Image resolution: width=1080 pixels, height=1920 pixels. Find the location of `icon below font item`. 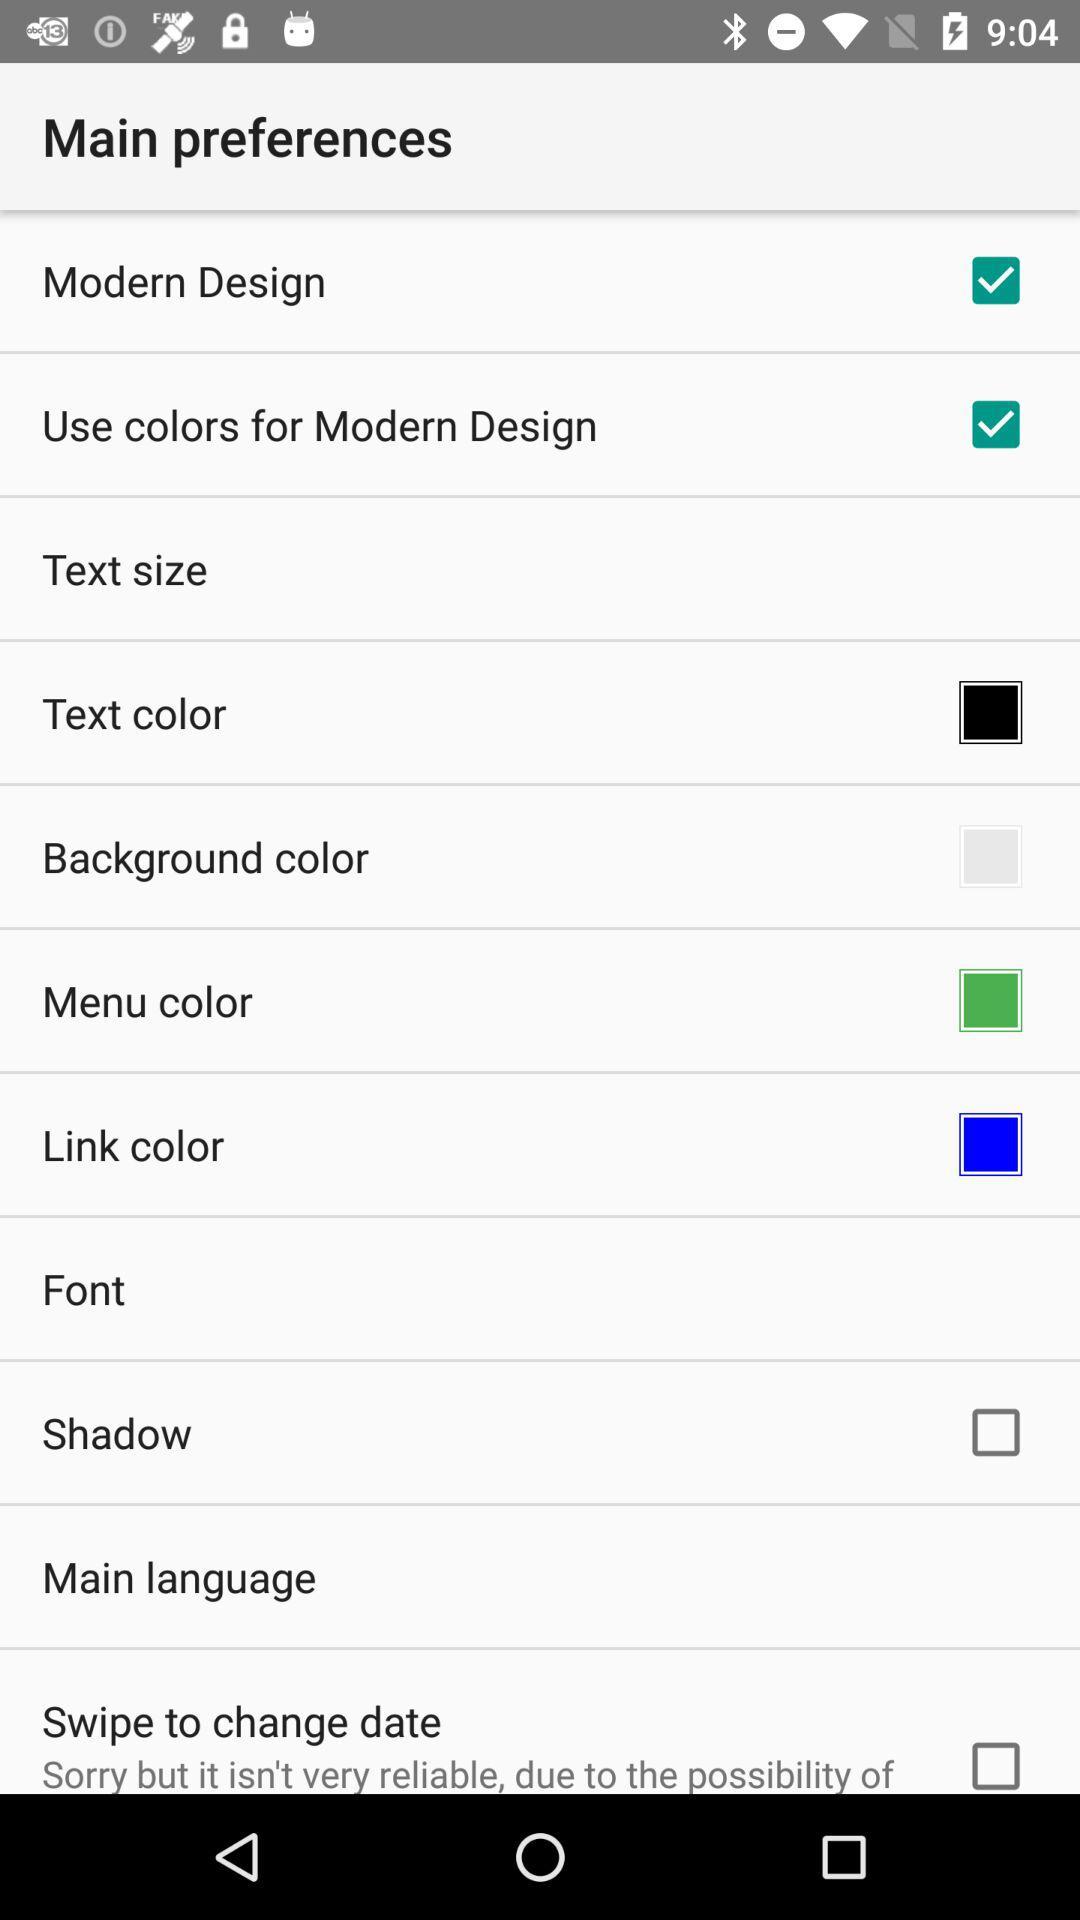

icon below font item is located at coordinates (116, 1431).